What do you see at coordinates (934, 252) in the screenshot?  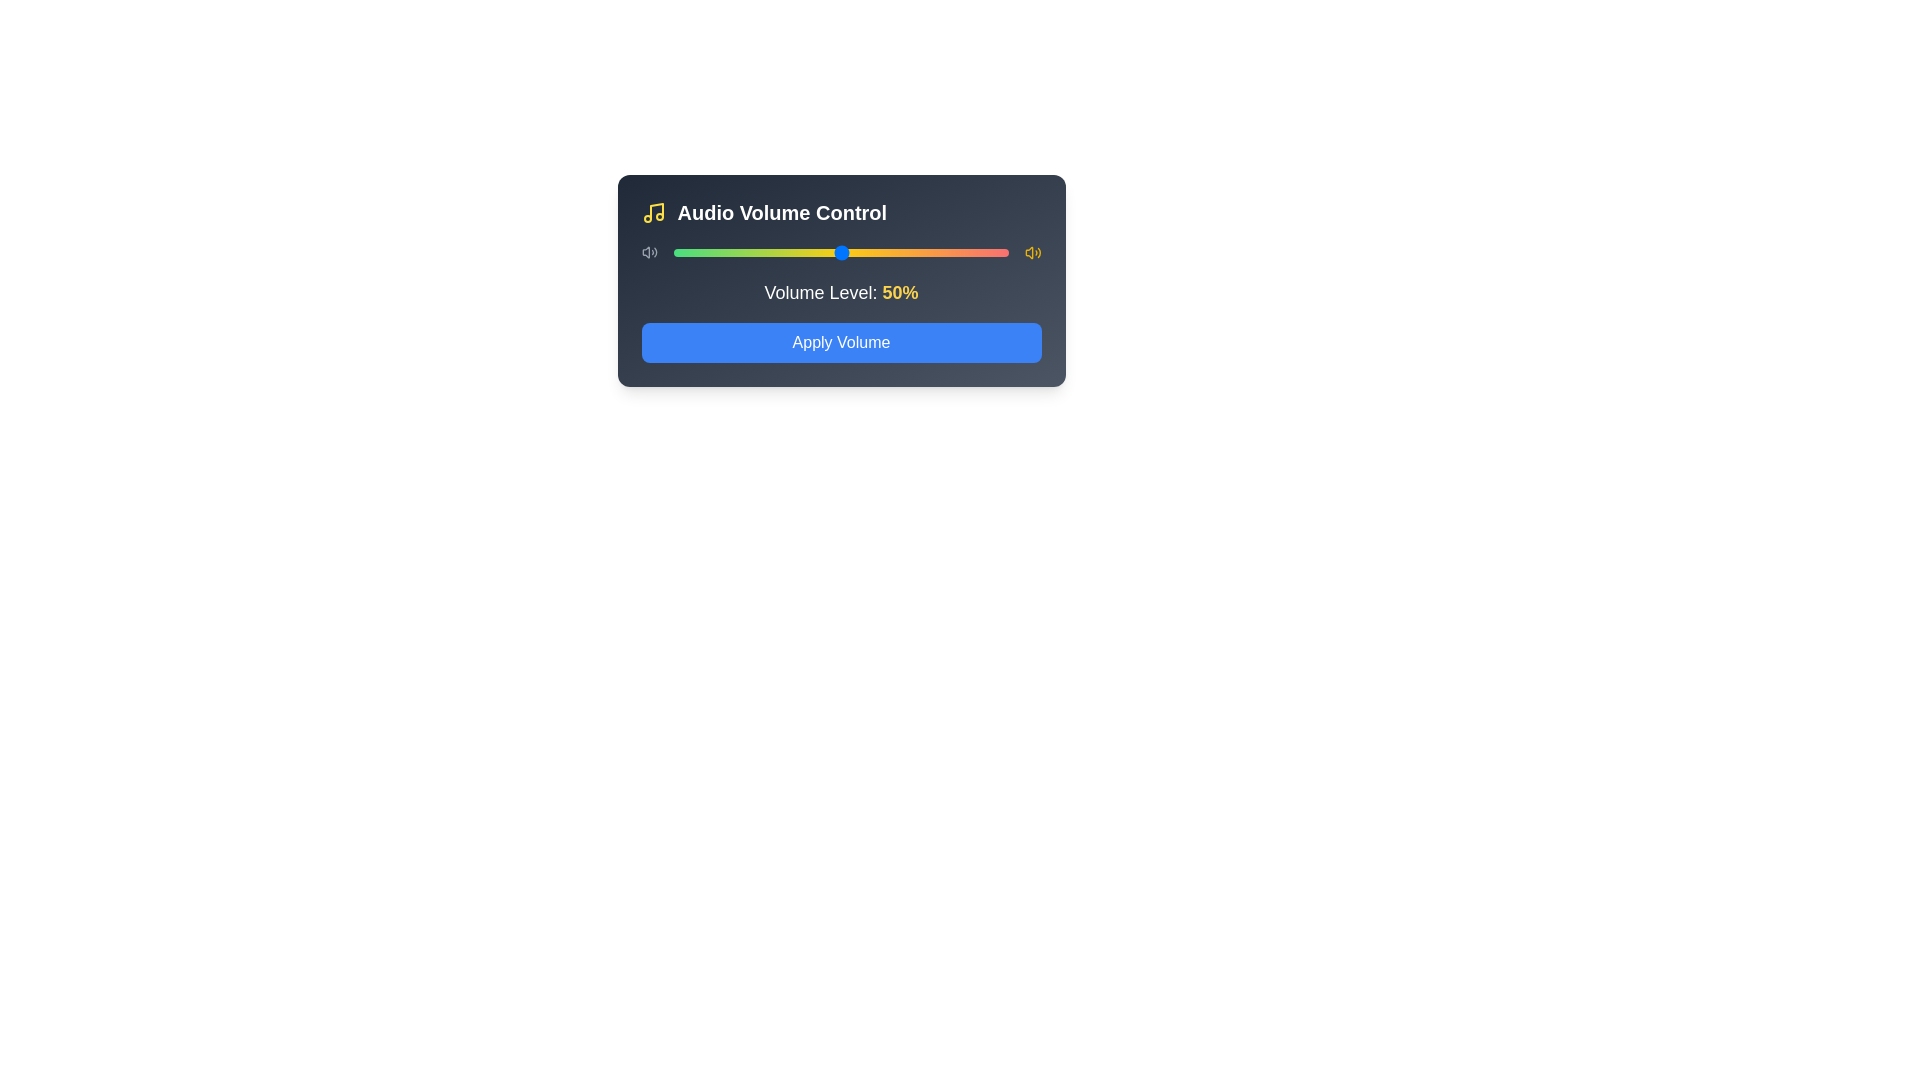 I see `the volume slider to set the volume to 78%` at bounding box center [934, 252].